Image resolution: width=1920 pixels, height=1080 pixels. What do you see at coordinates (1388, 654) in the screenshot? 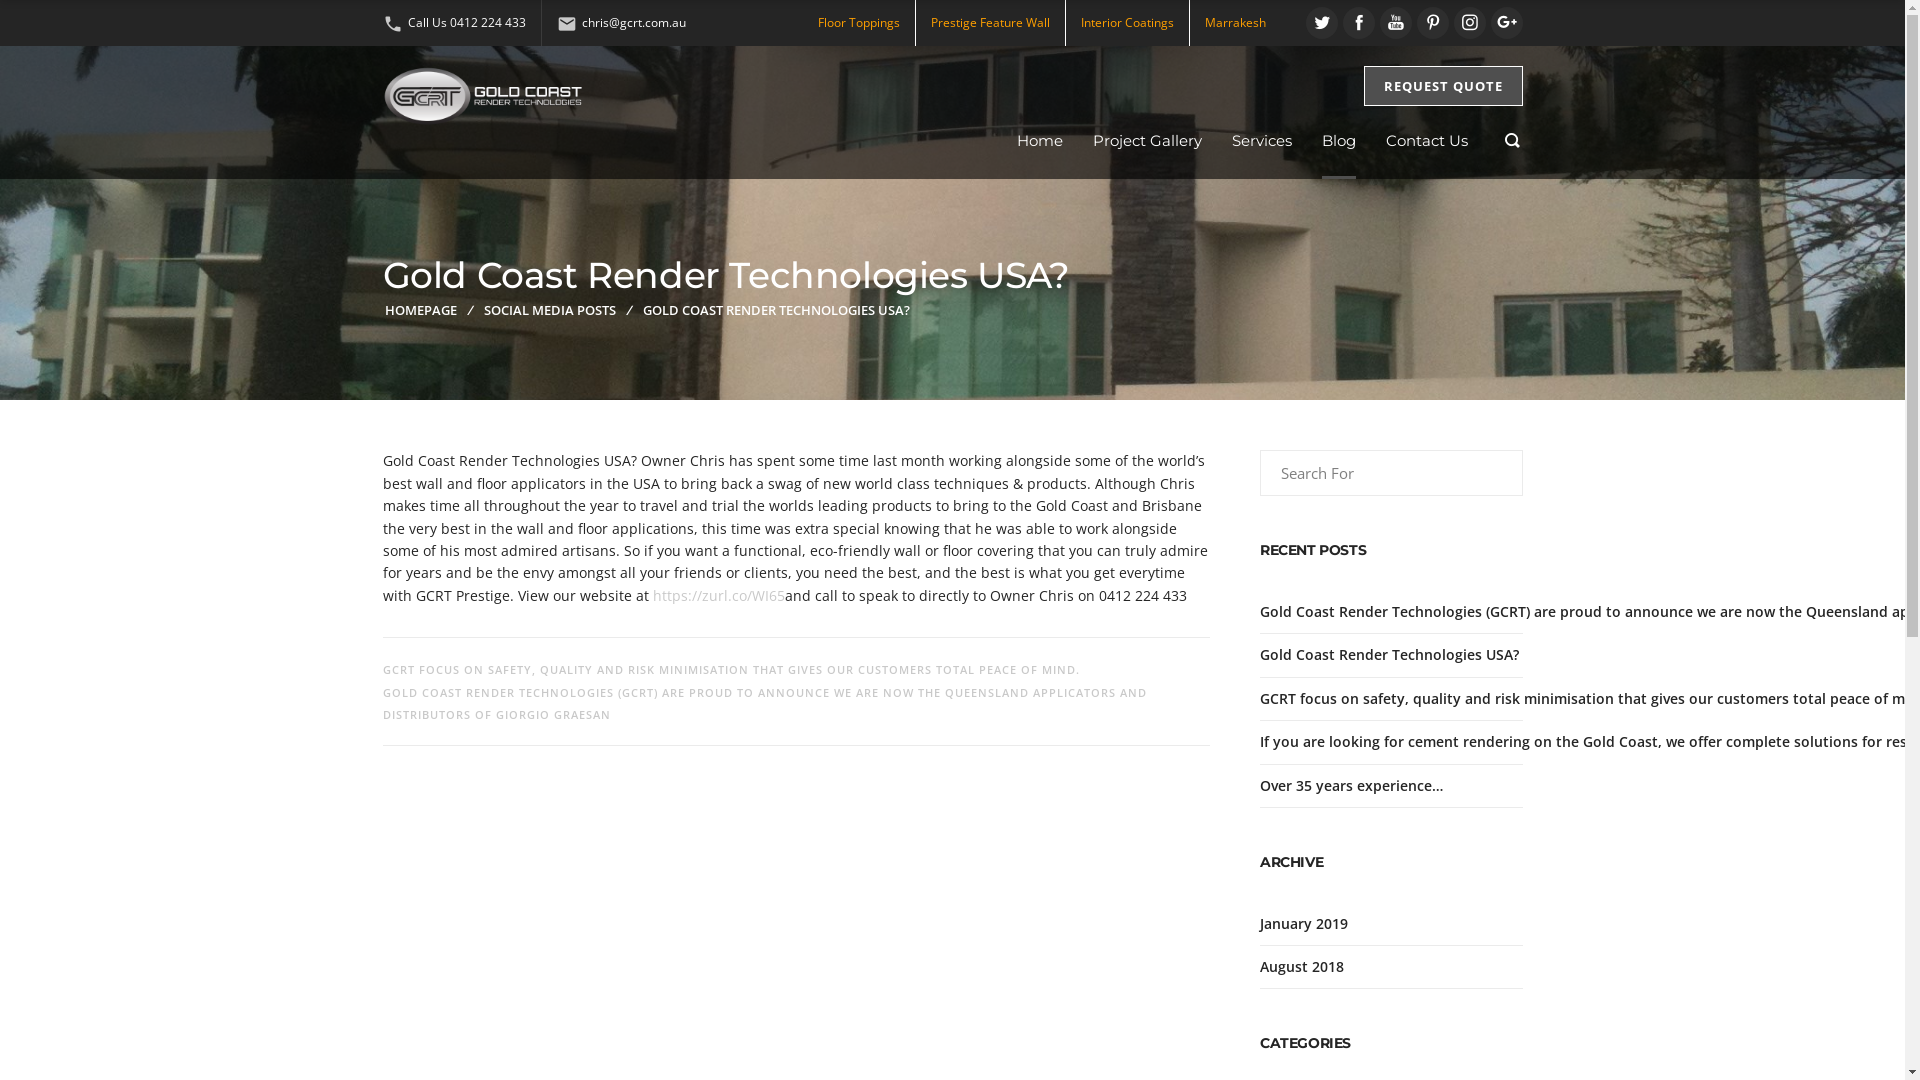
I see `'Gold Coast Render Technologies USA?'` at bounding box center [1388, 654].